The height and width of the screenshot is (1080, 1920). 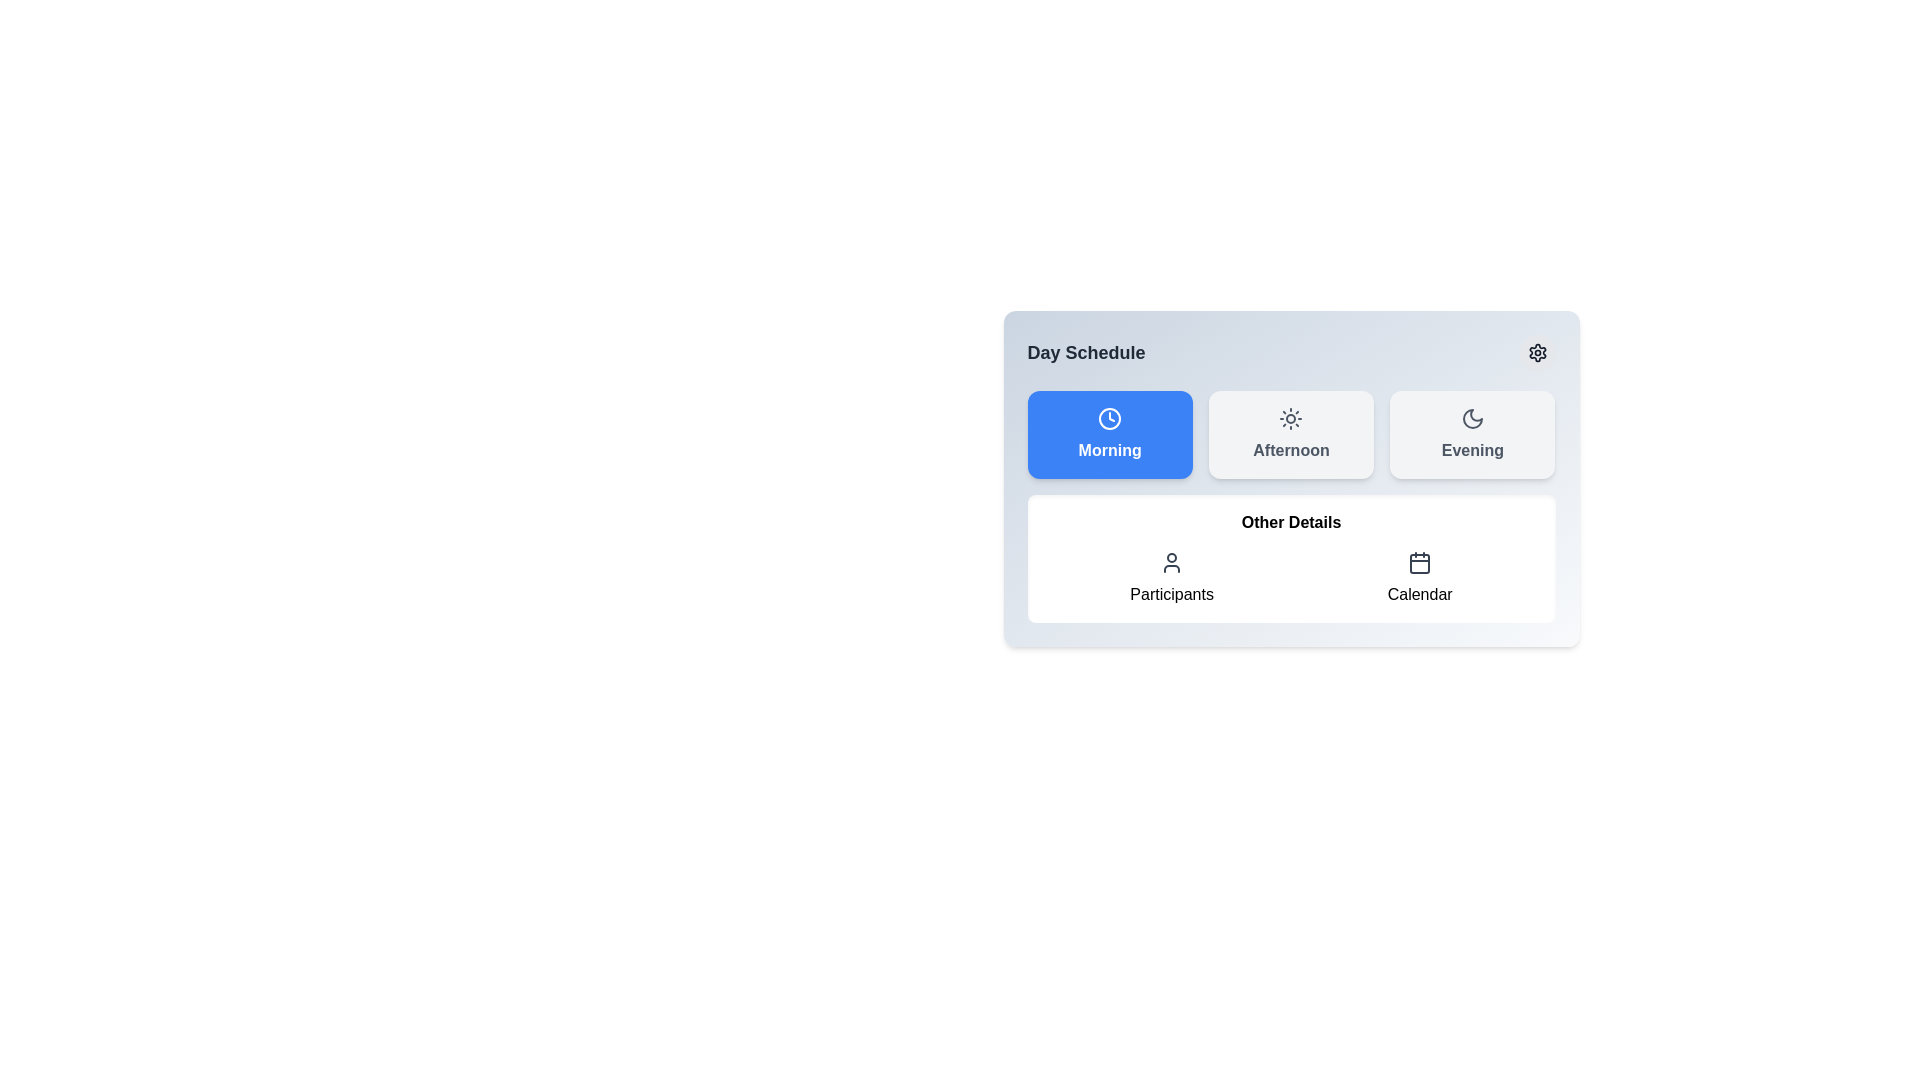 I want to click on the 'Evening' button located in the top-right corner of the 'Day Schedule' section via keyboard navigation, so click(x=1472, y=434).